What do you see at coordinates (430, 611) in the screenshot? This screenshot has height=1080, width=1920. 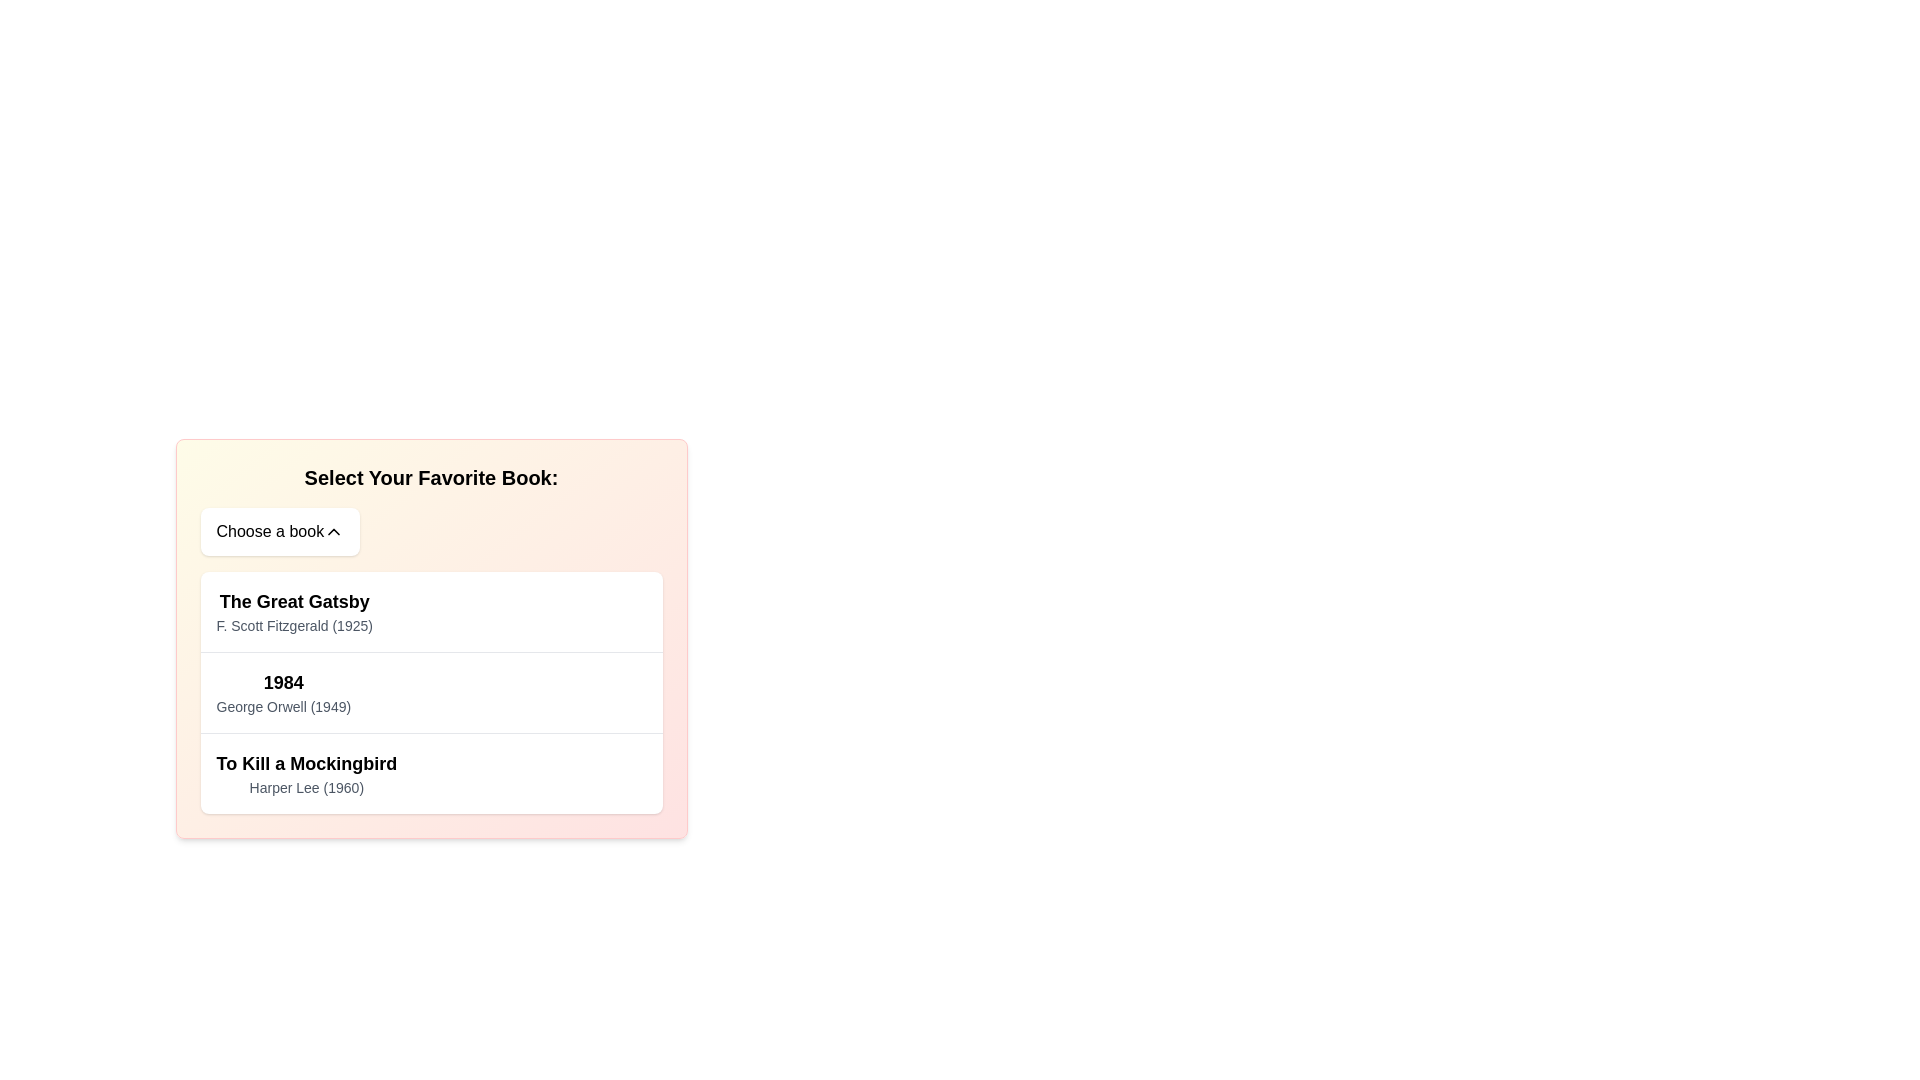 I see `the interactive list item titled 'The Great Gatsby'` at bounding box center [430, 611].